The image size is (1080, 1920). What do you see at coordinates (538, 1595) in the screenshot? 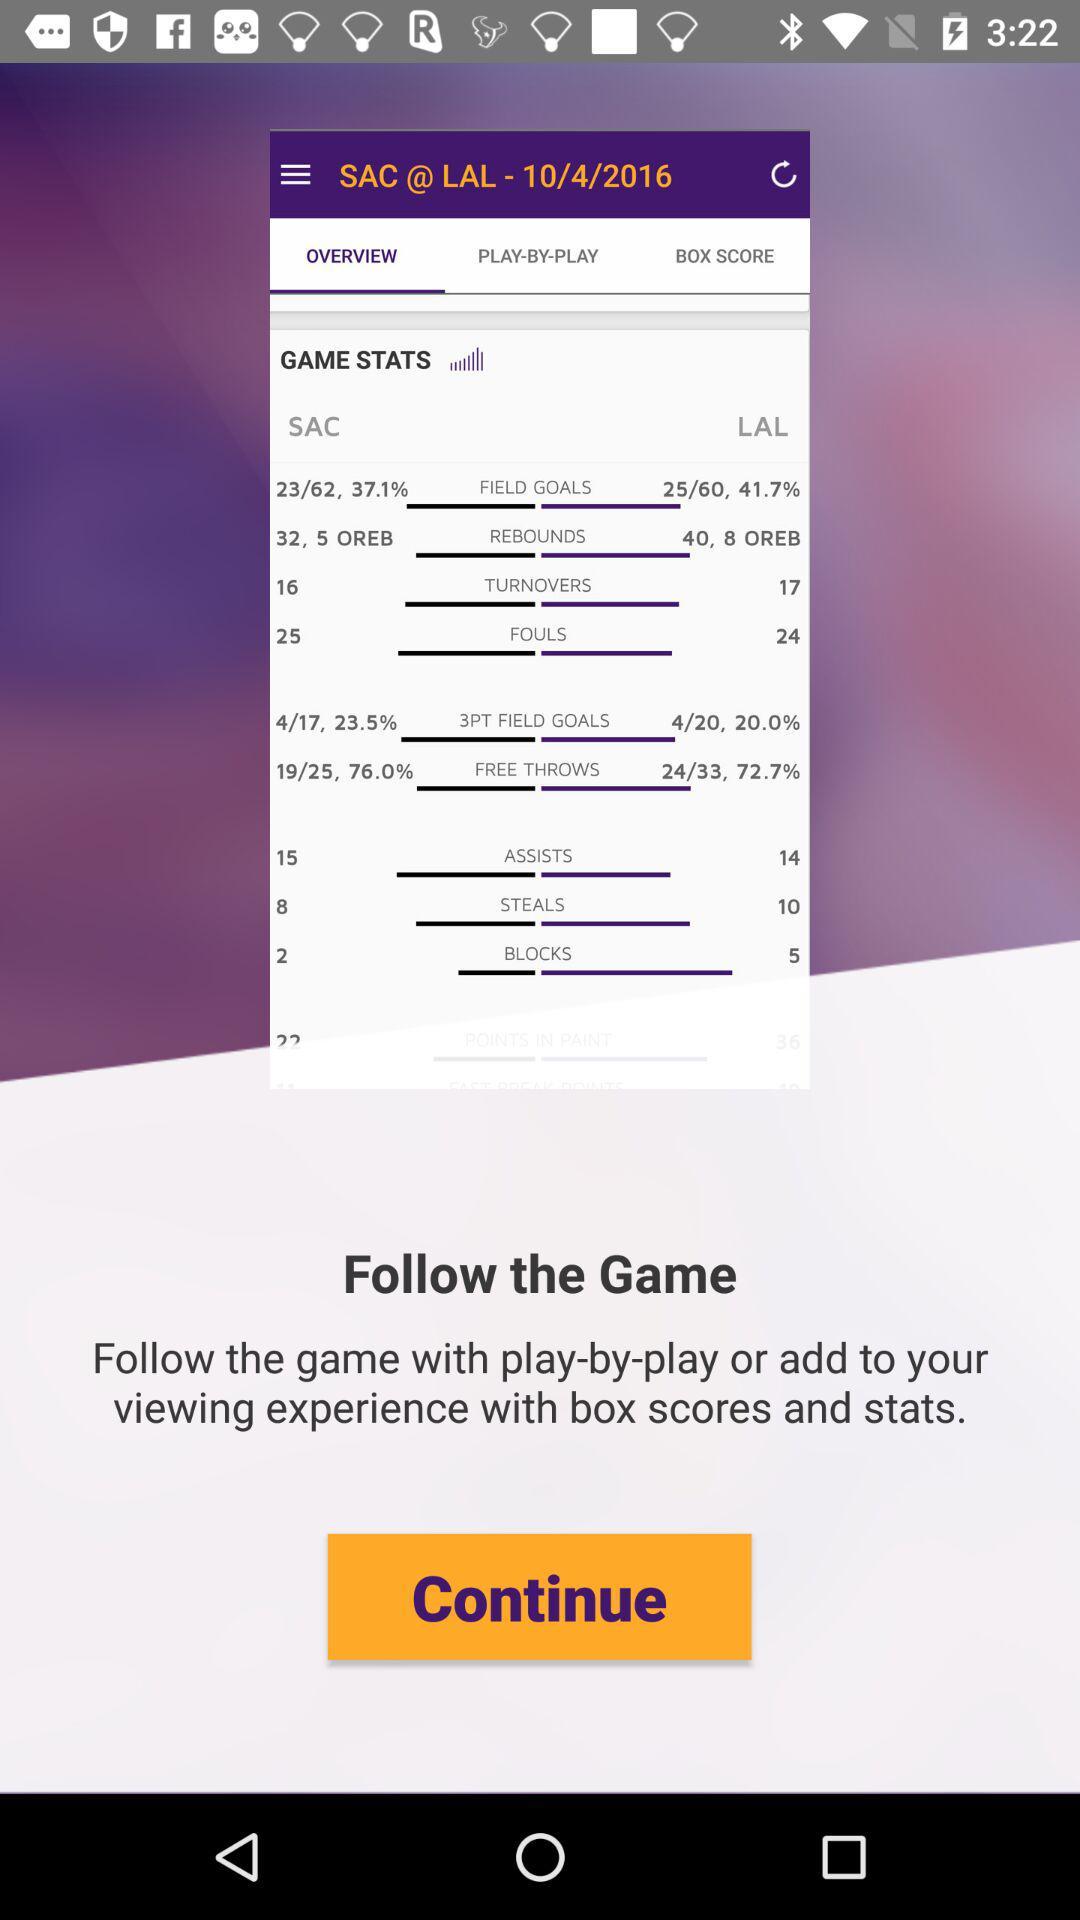
I see `the icon below the follow the game item` at bounding box center [538, 1595].